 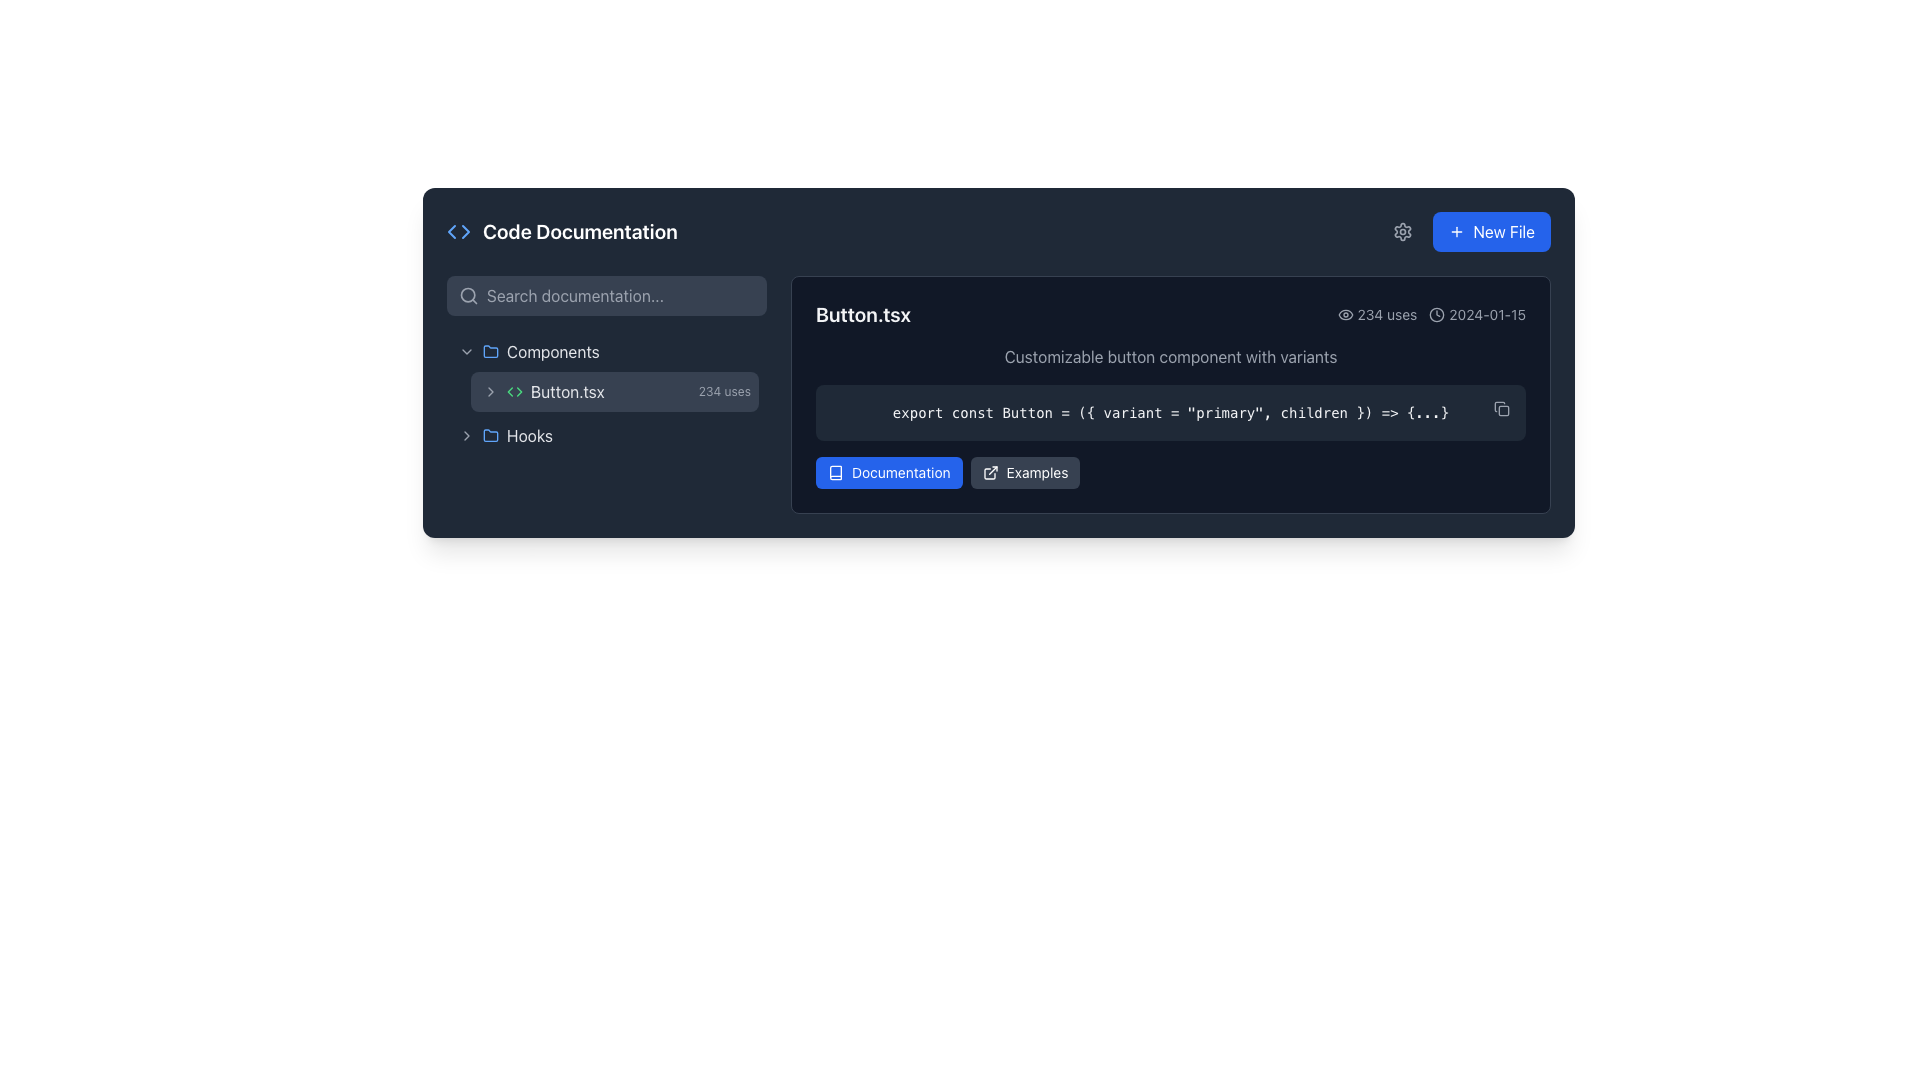 What do you see at coordinates (1171, 411) in the screenshot?
I see `the text in the code snippet display located below the descriptive text 'Customizable button component with variants', prominently displayed in the center of the documentation section` at bounding box center [1171, 411].